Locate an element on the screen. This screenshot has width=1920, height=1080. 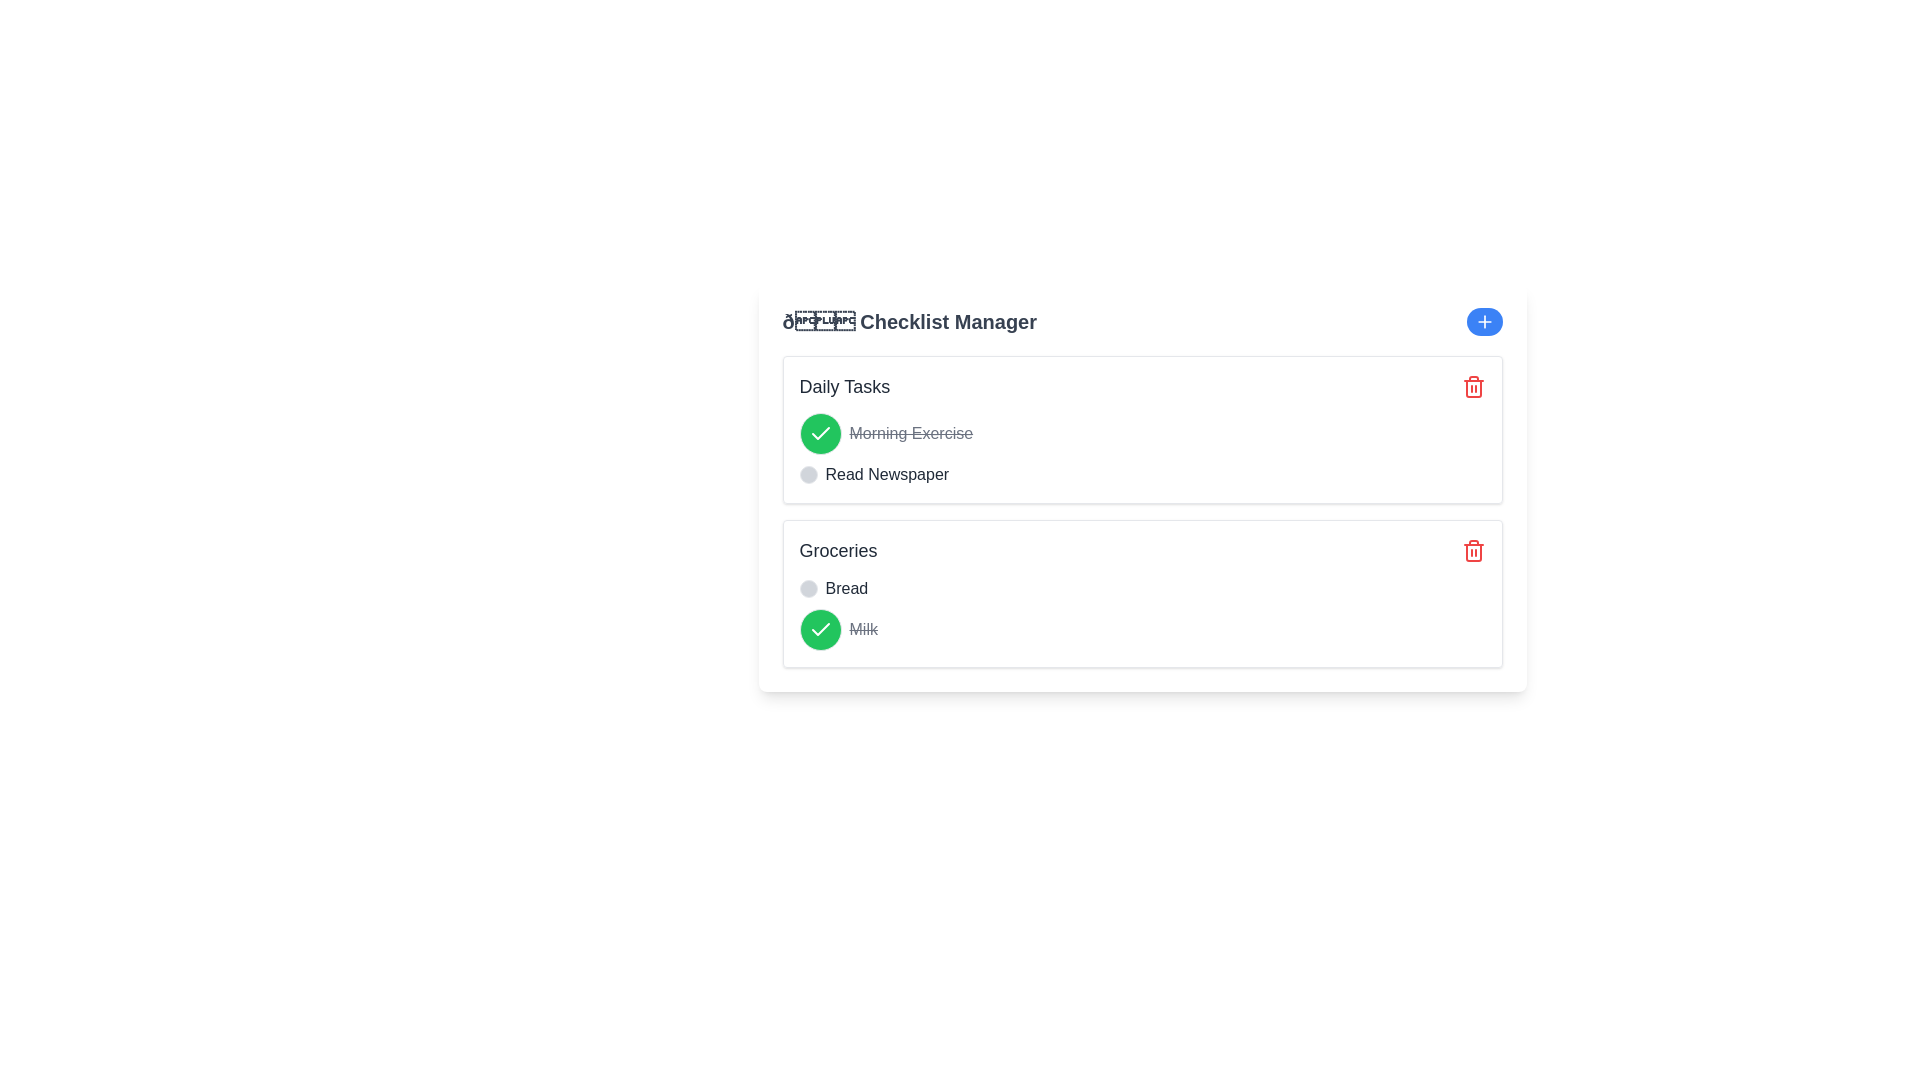
the completion marker of the checklist item for 'Milk' located in the 'Groceries' section is located at coordinates (1142, 612).